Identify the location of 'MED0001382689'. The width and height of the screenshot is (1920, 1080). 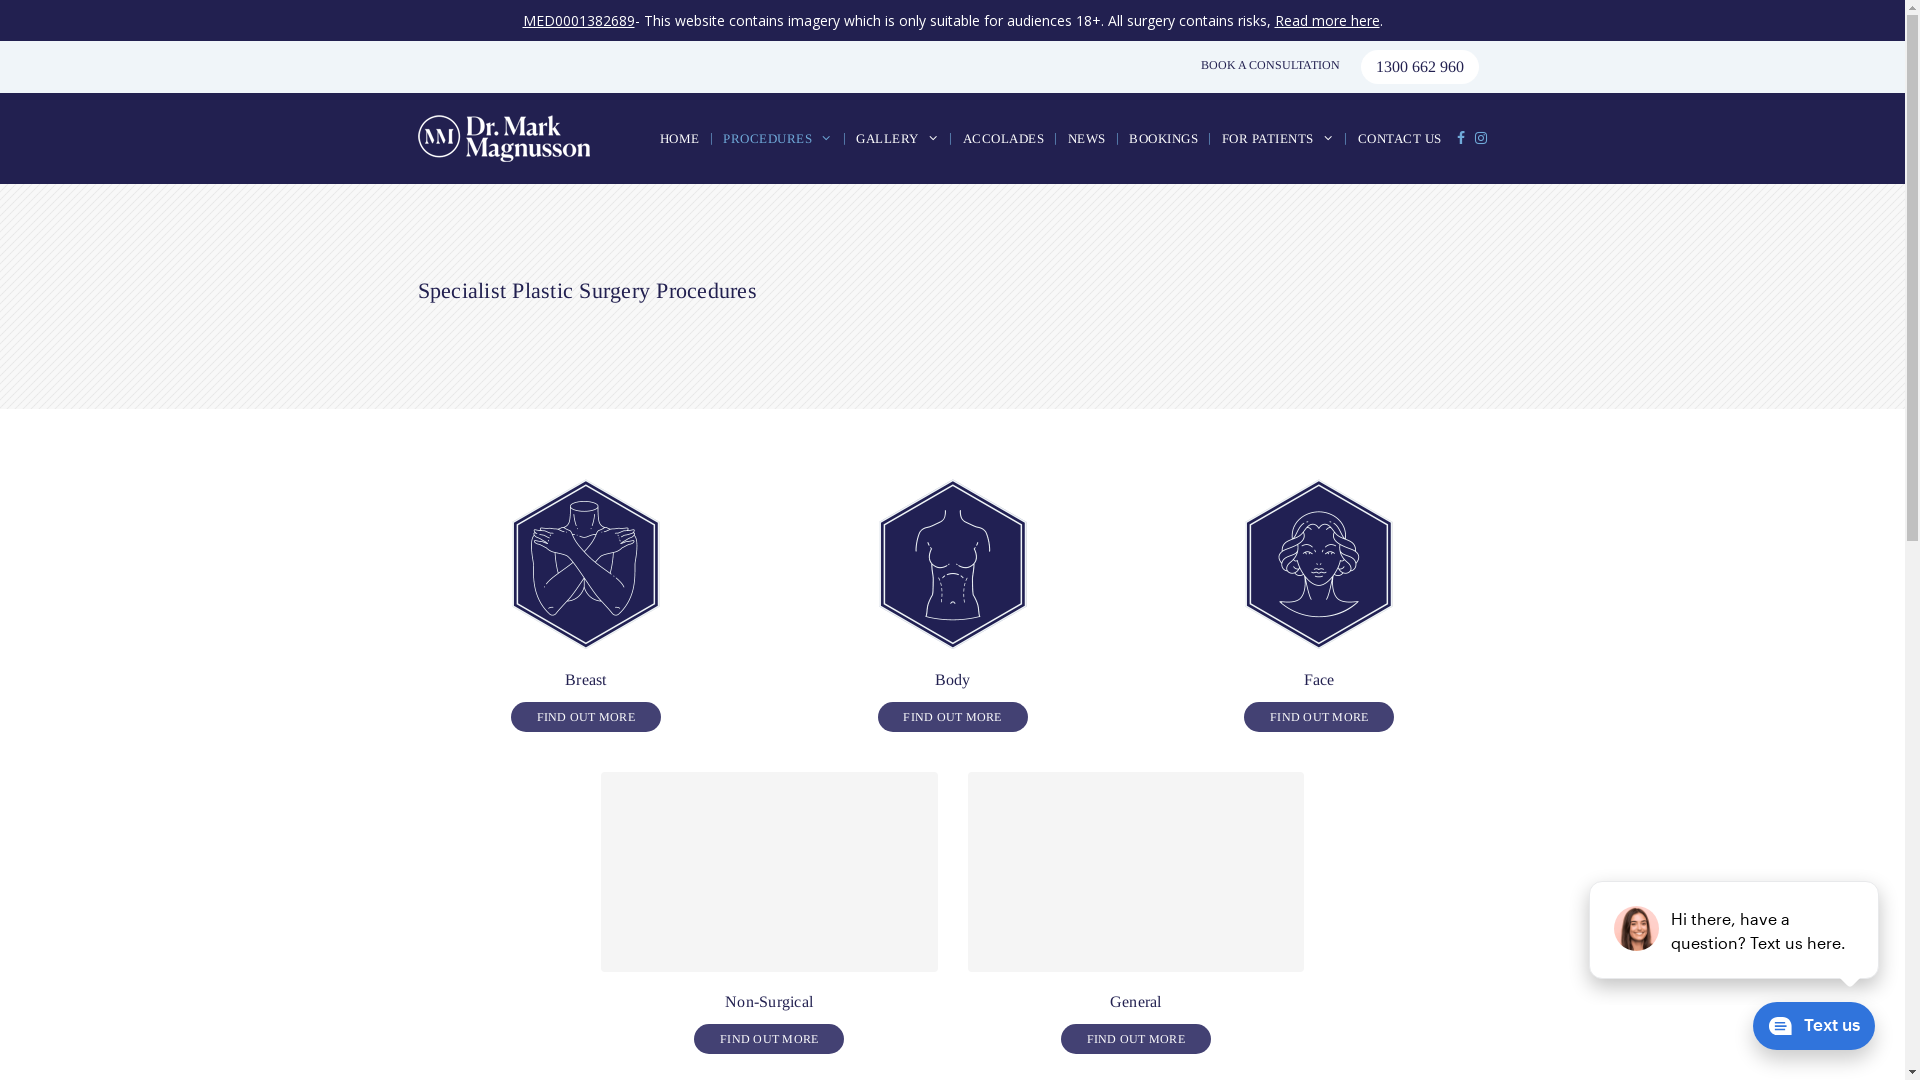
(576, 20).